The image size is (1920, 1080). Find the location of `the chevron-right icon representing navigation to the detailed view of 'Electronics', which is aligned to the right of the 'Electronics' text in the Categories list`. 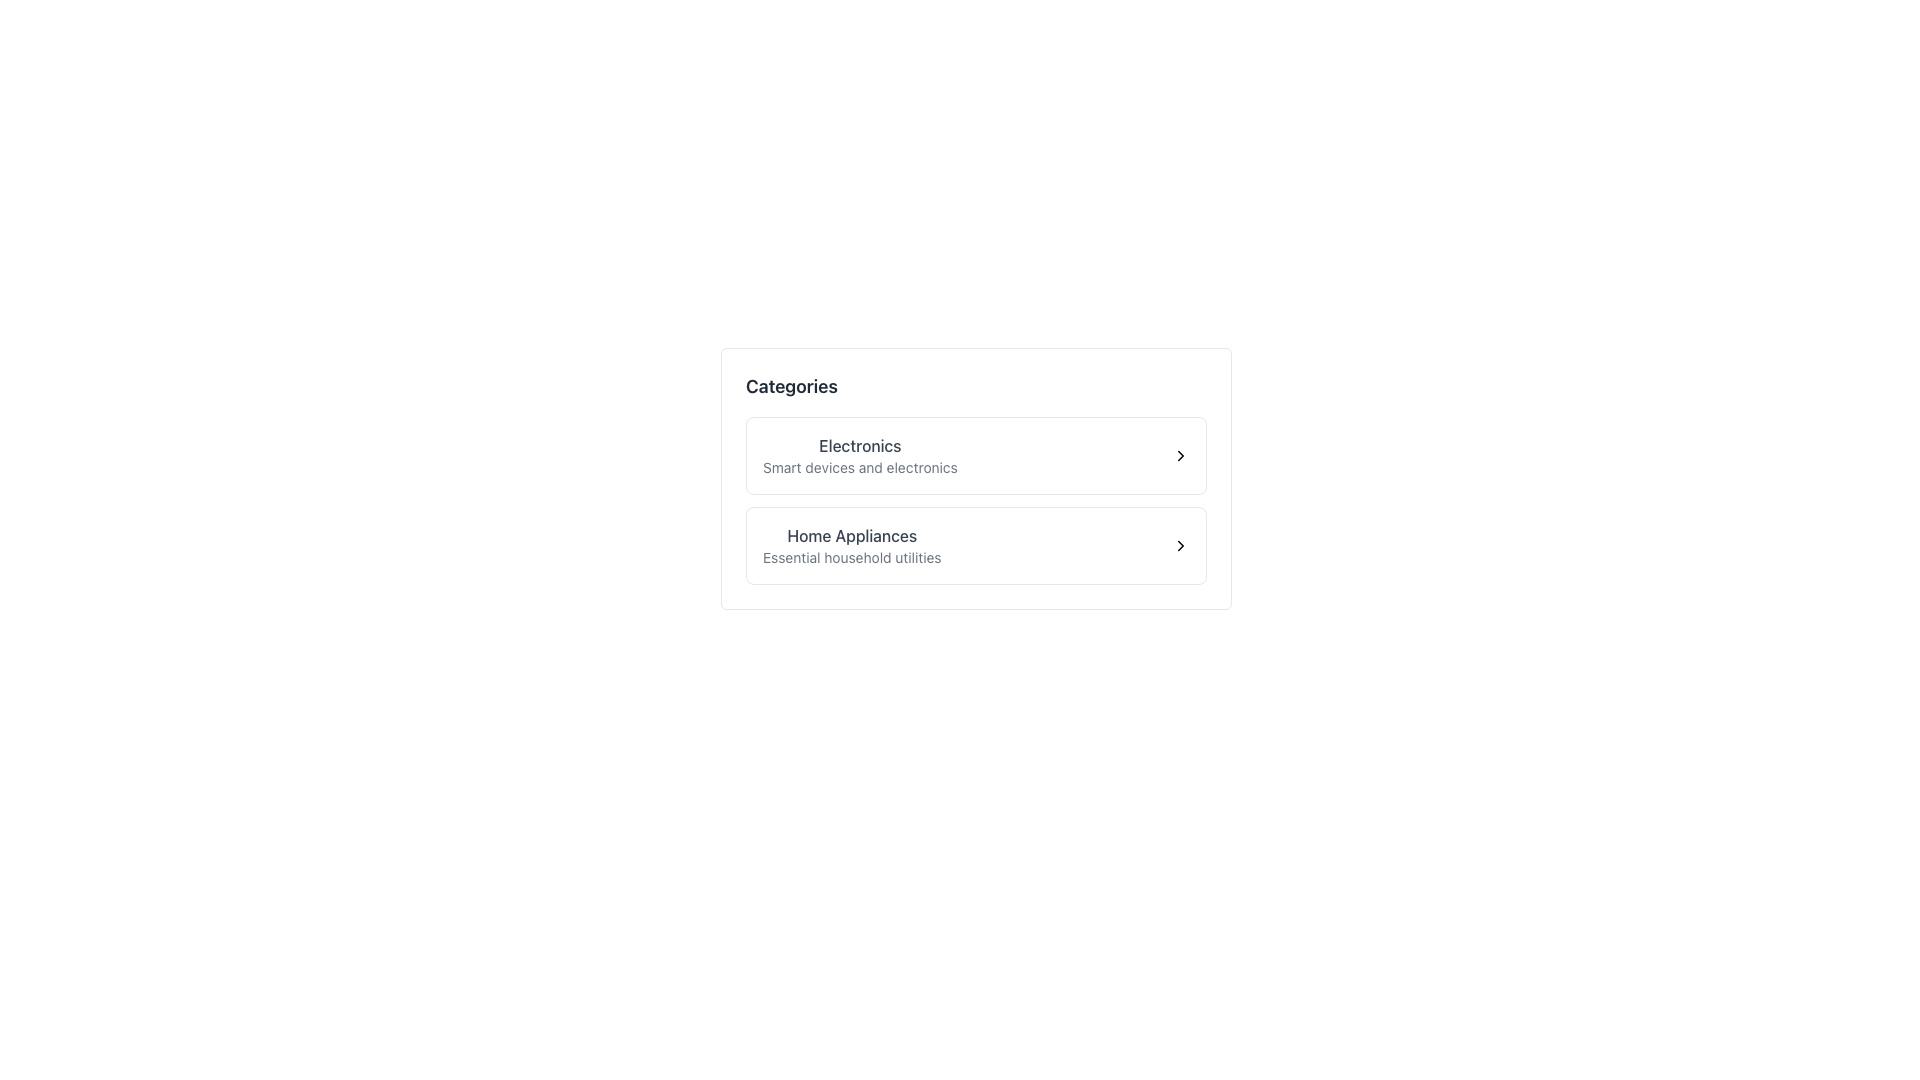

the chevron-right icon representing navigation to the detailed view of 'Electronics', which is aligned to the right of the 'Electronics' text in the Categories list is located at coordinates (1180, 455).